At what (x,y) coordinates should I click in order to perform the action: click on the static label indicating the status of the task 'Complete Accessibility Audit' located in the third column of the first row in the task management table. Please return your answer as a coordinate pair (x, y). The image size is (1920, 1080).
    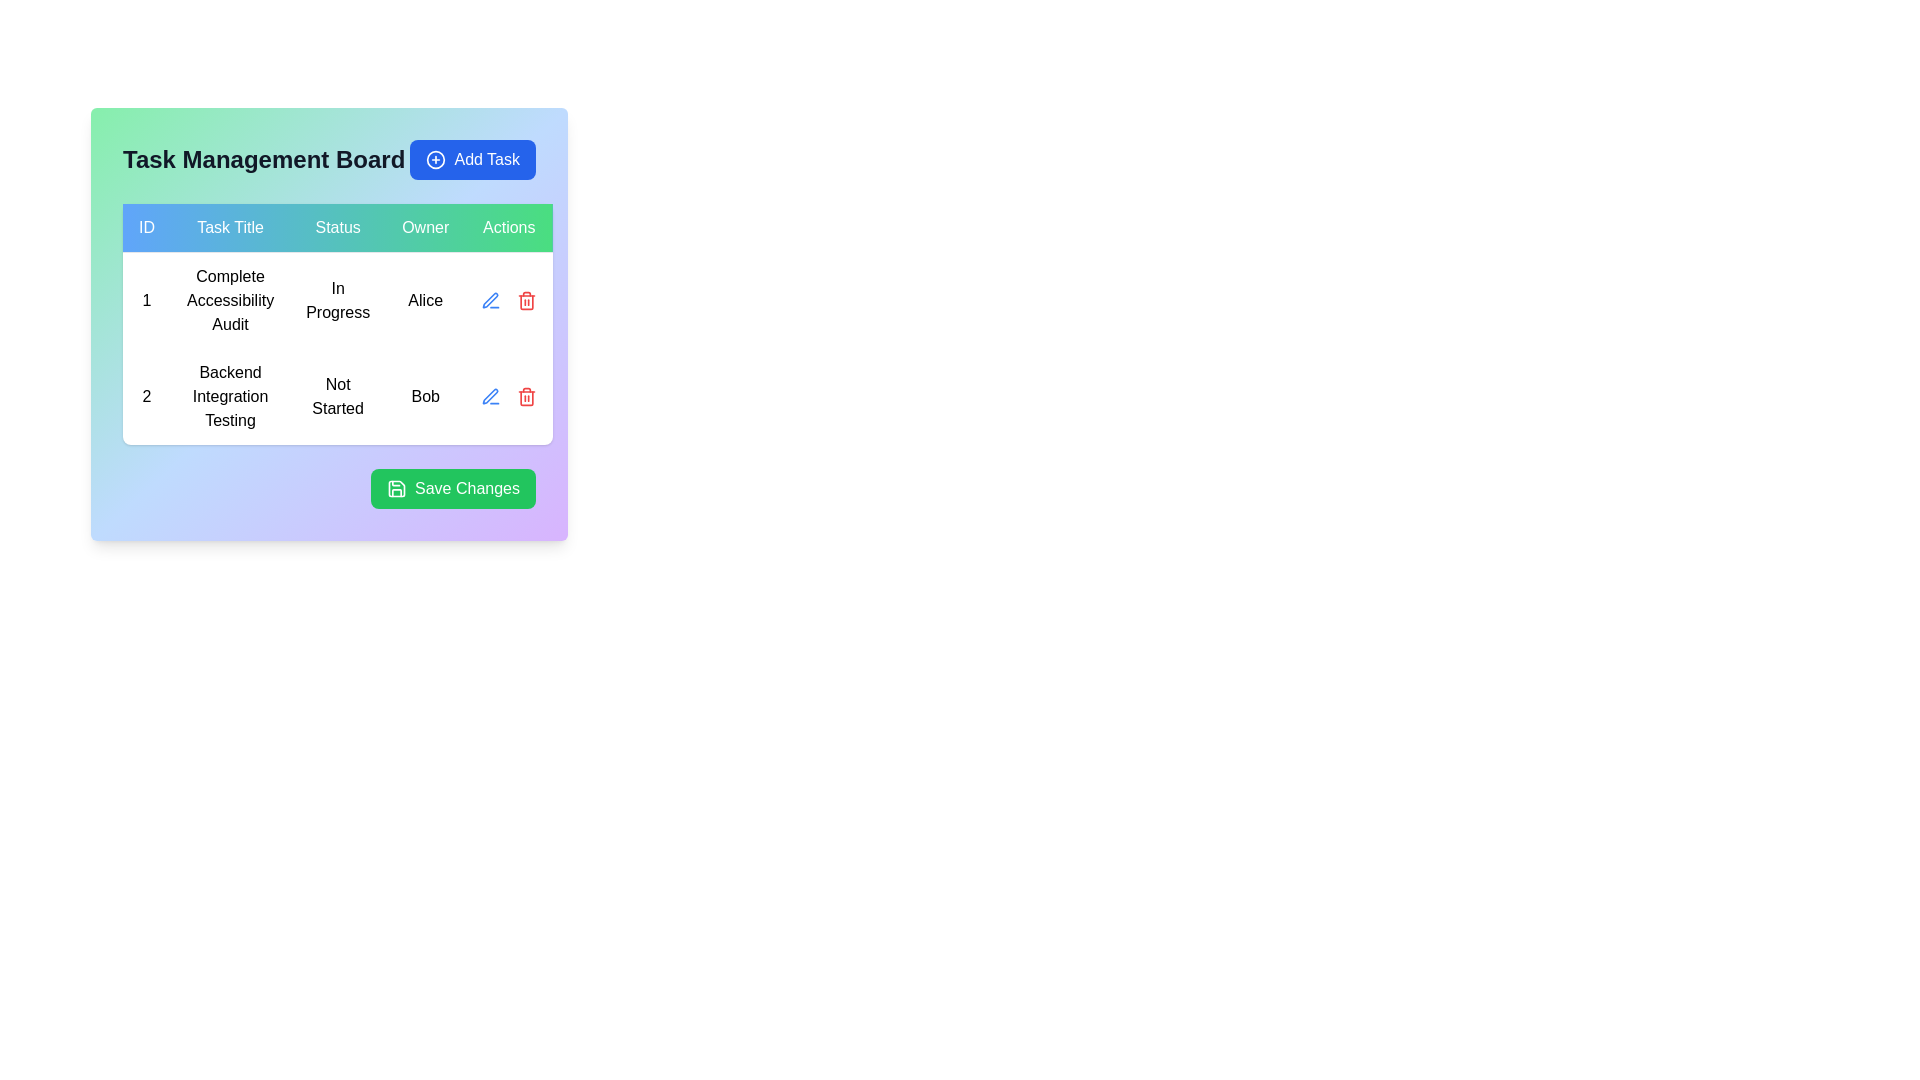
    Looking at the image, I should click on (337, 300).